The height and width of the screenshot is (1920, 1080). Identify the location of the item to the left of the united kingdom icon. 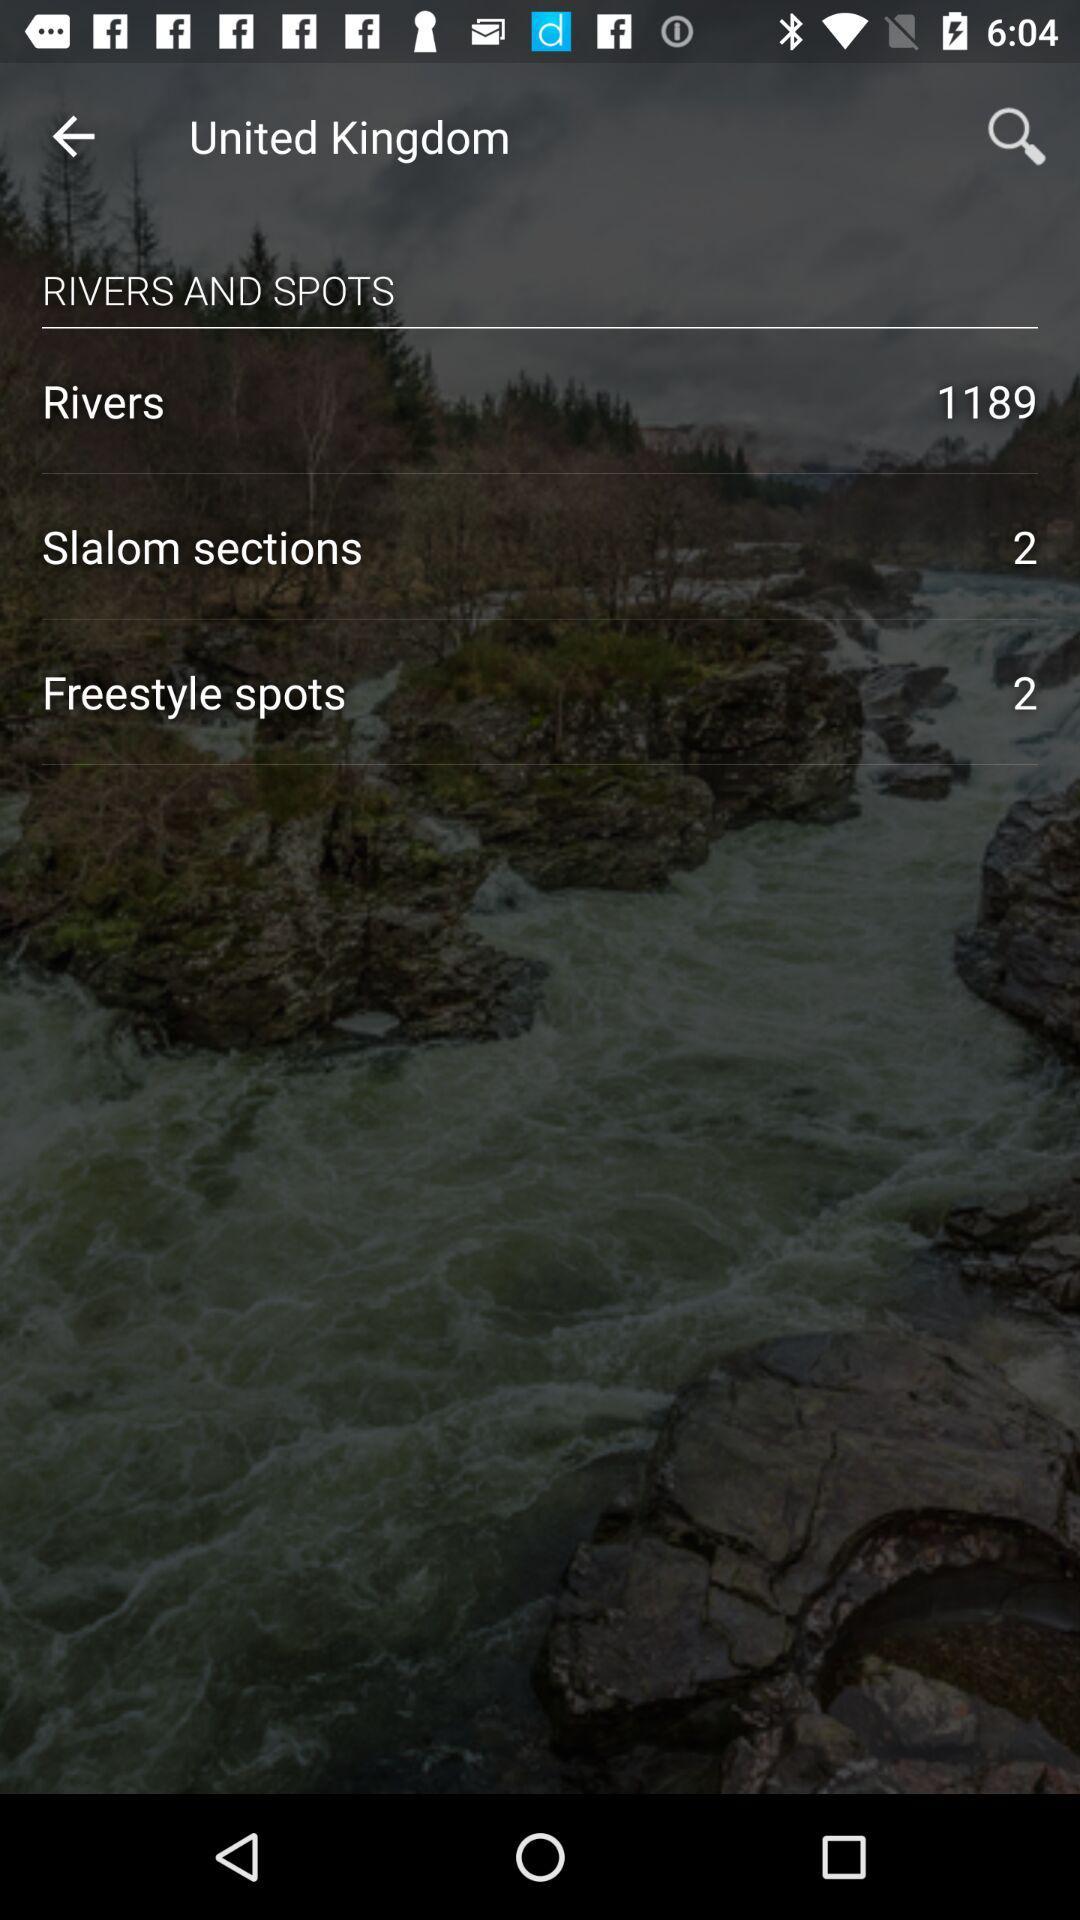
(72, 135).